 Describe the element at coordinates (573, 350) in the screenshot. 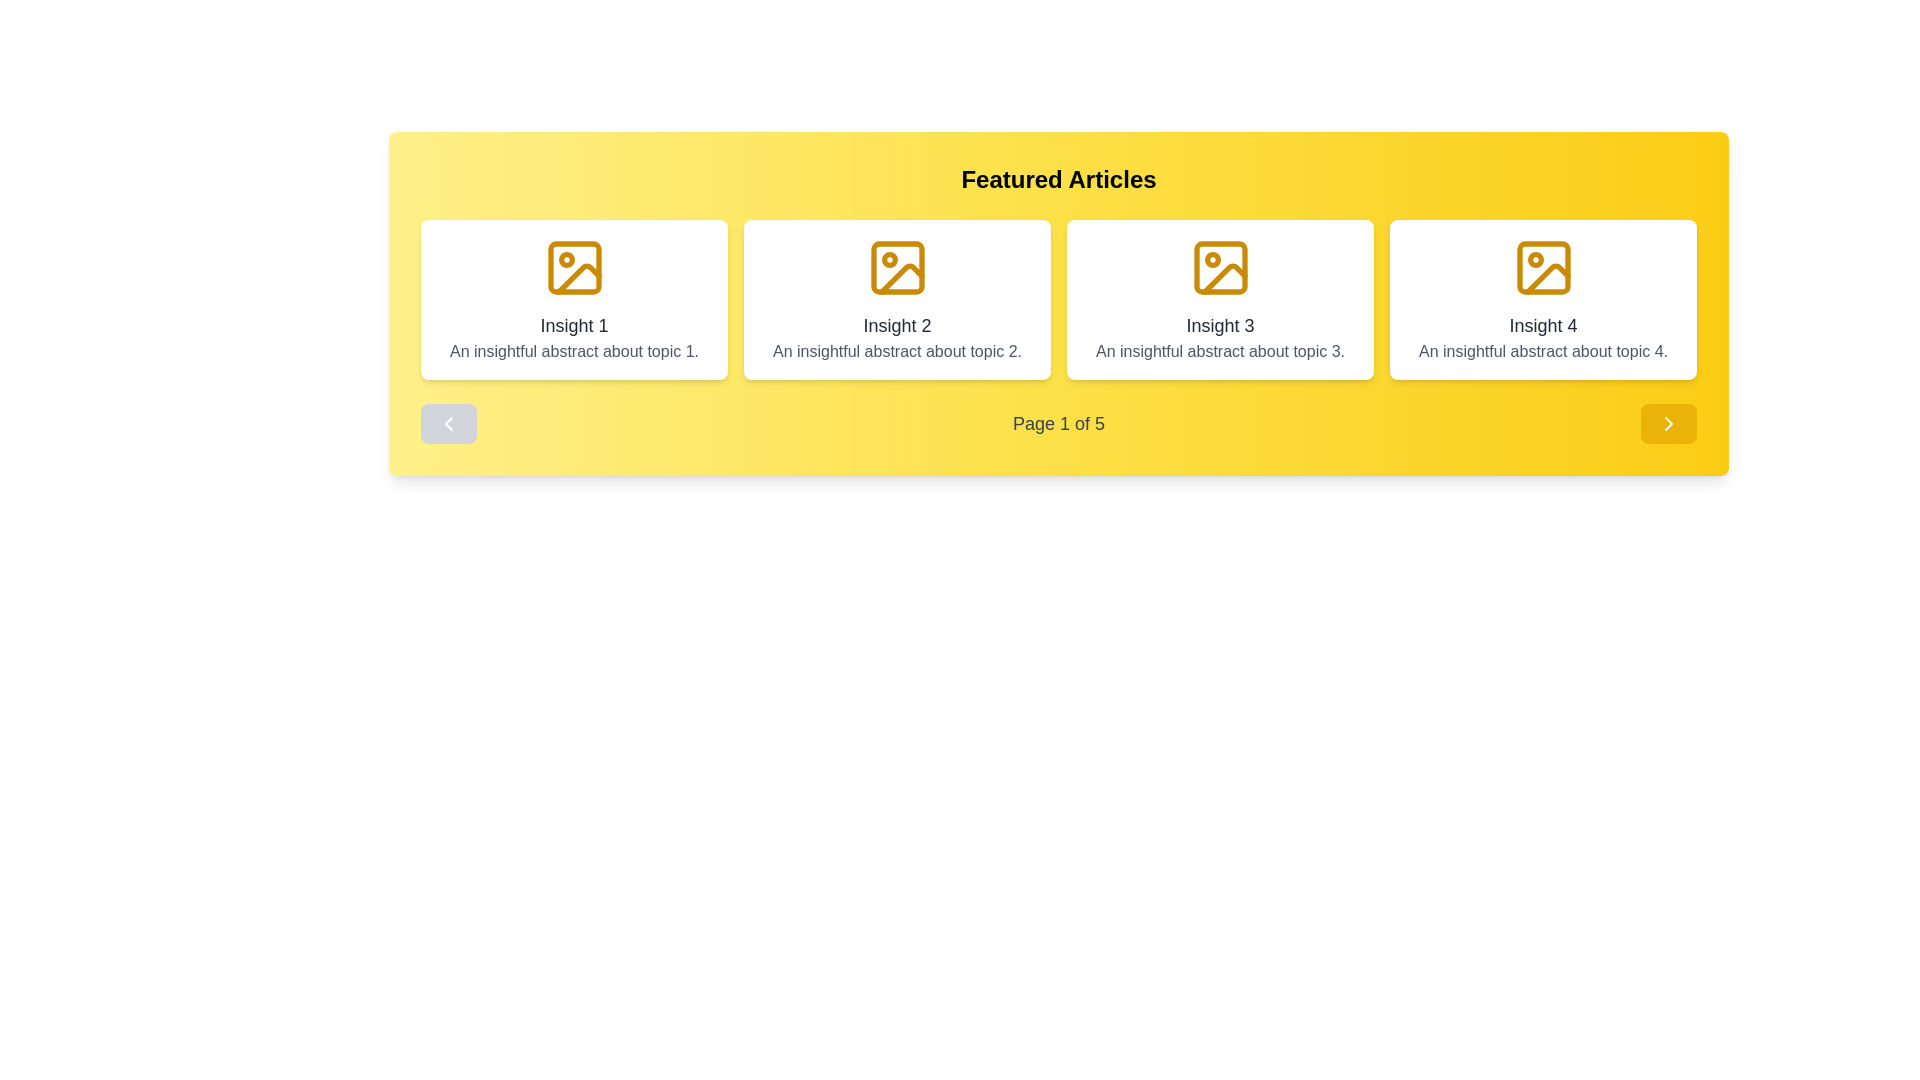

I see `the text block styled in gray that contains the phrase 'An insightful abstract about topic 1.' which is located below the header 'Insight 1'` at that location.